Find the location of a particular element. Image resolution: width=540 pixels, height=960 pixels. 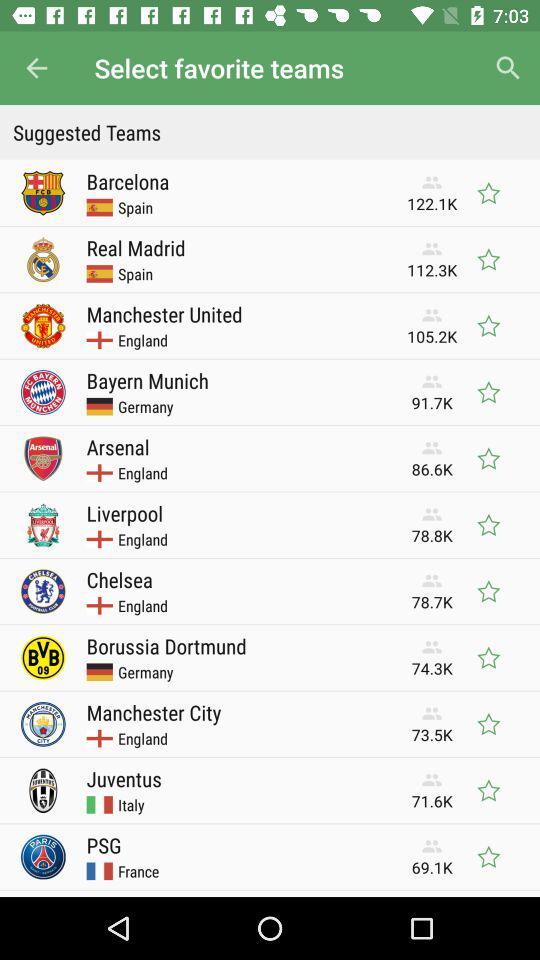

the real madrid icon is located at coordinates (135, 246).